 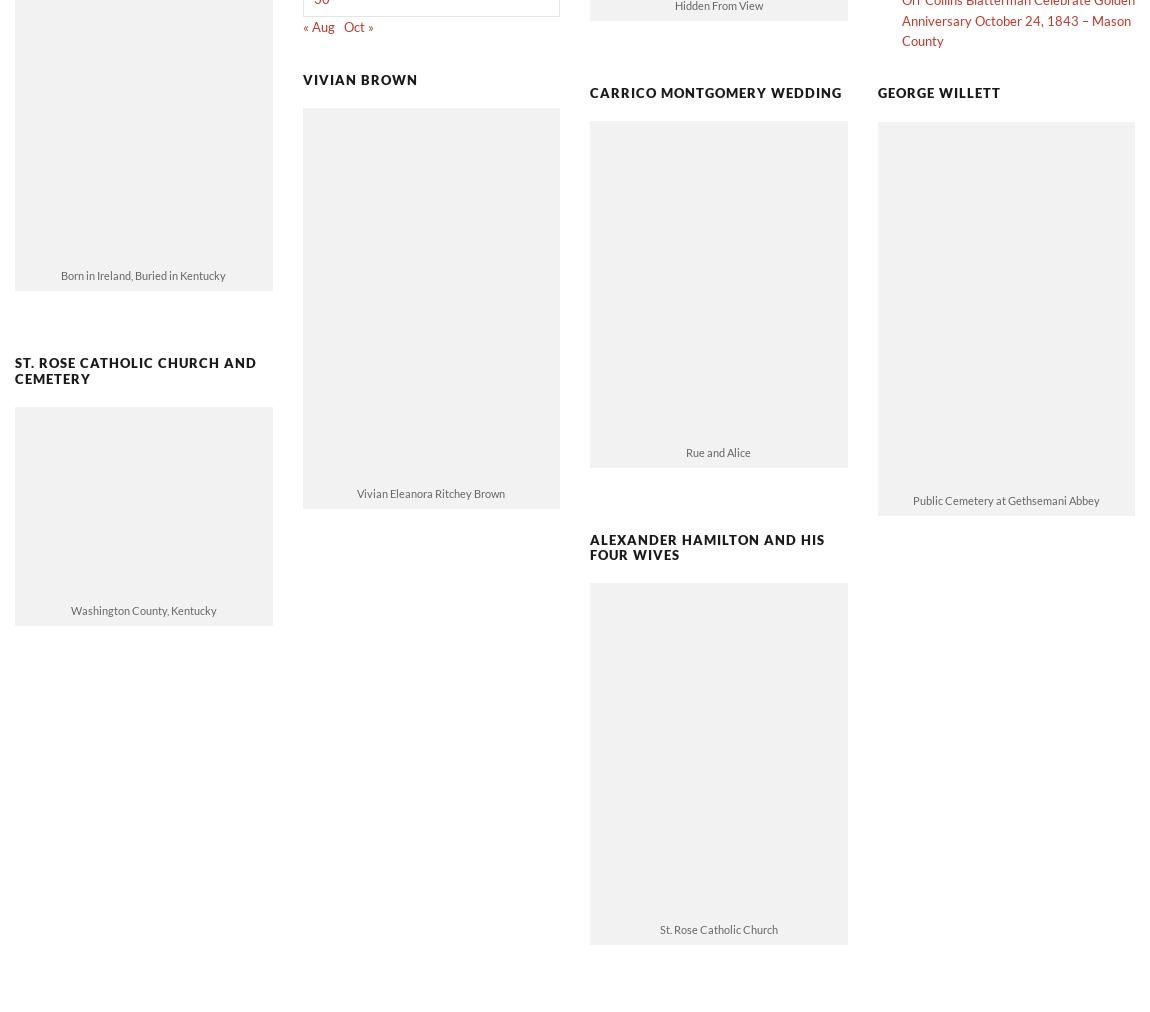 I want to click on 'Vivian Brown', so click(x=359, y=45).